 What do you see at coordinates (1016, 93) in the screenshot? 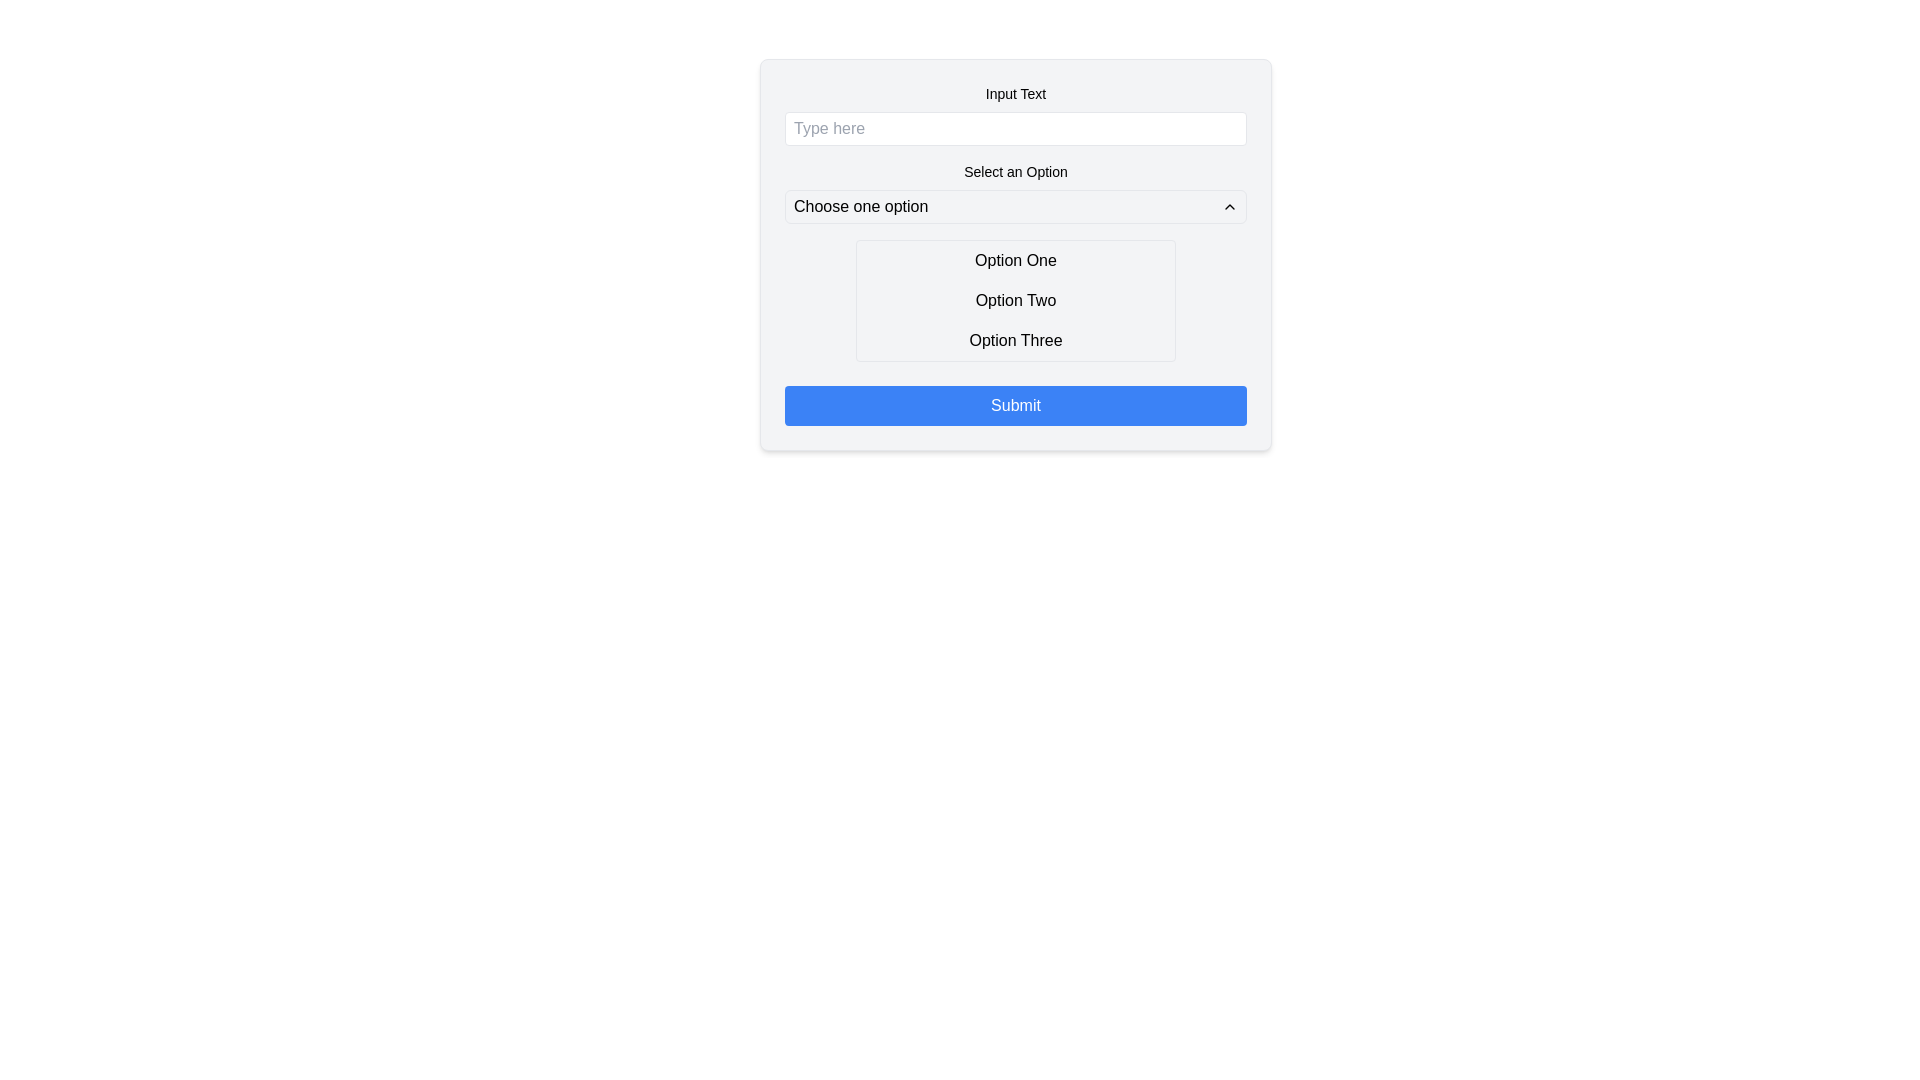
I see `the text label that reads 'Input Text', which is styled with medium weight and small size, positioned above the input box labeled 'custom-input'` at bounding box center [1016, 93].